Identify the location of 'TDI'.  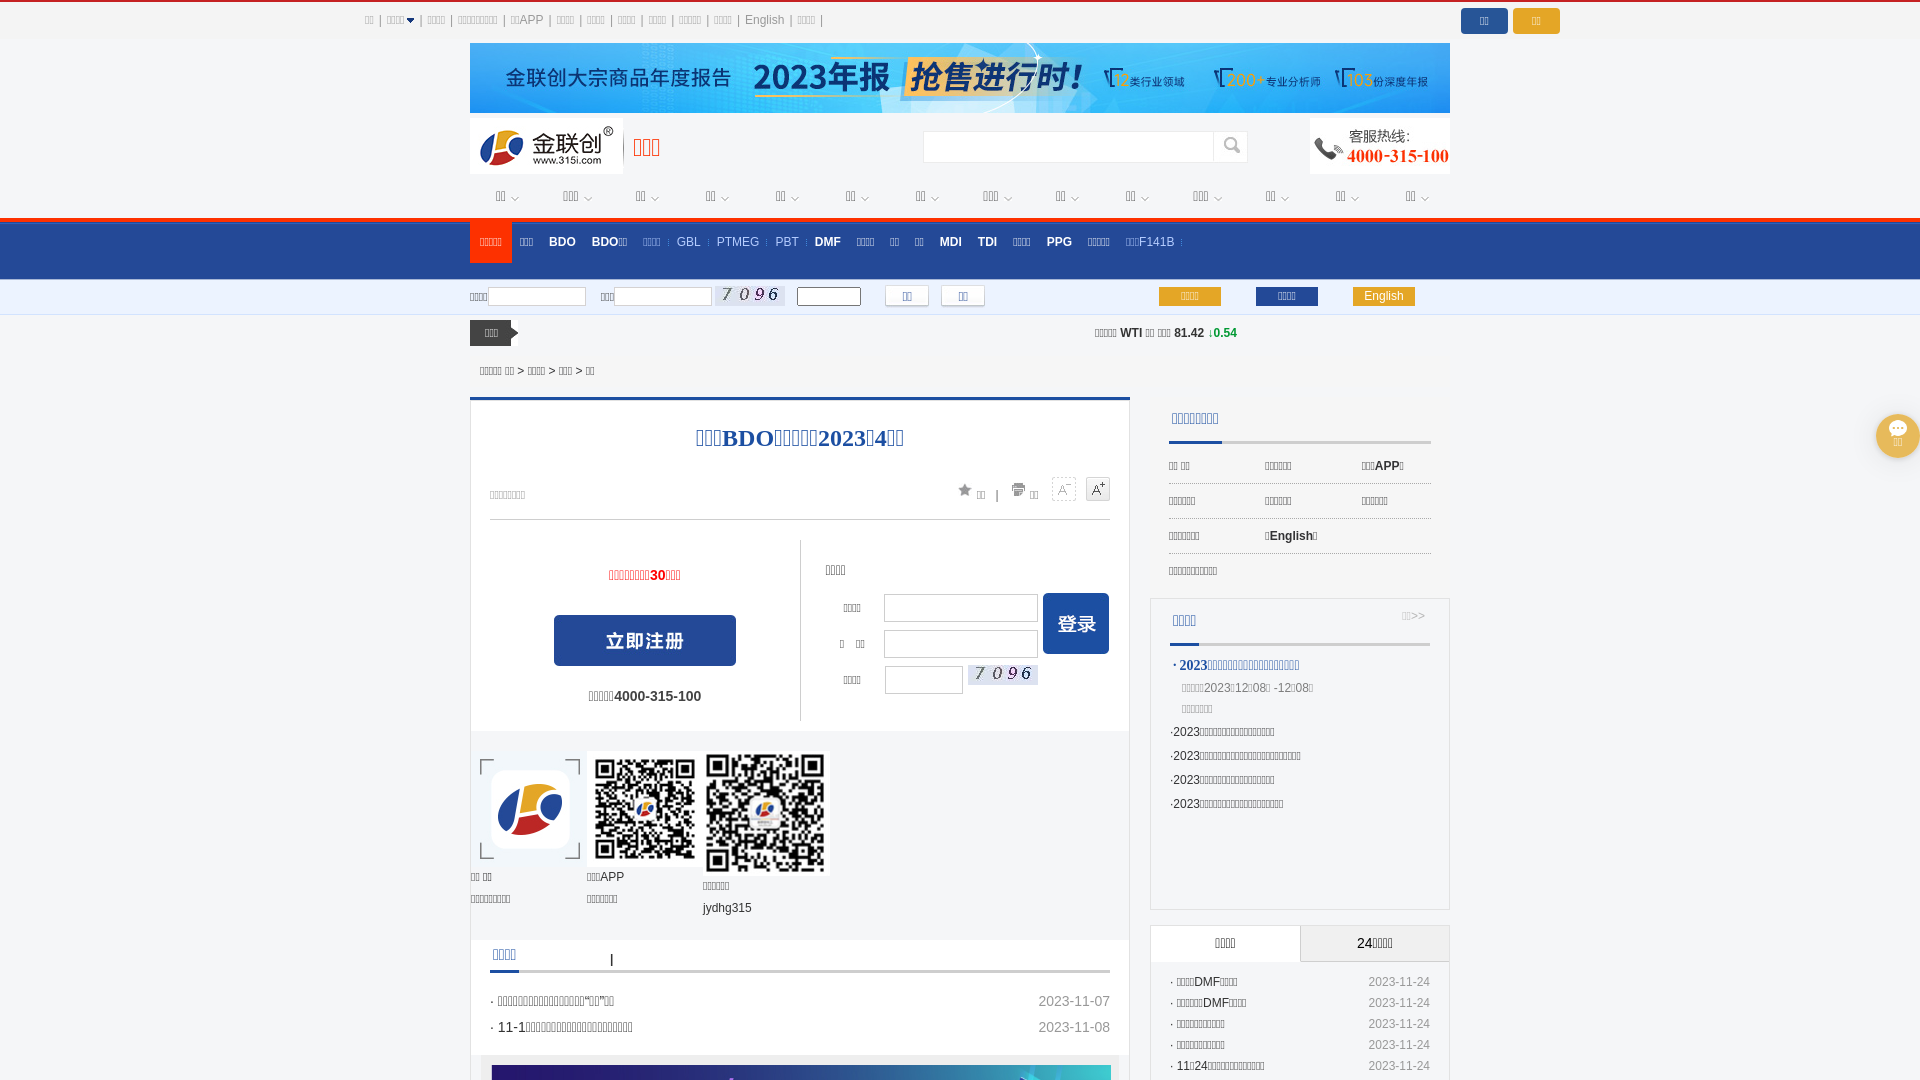
(987, 241).